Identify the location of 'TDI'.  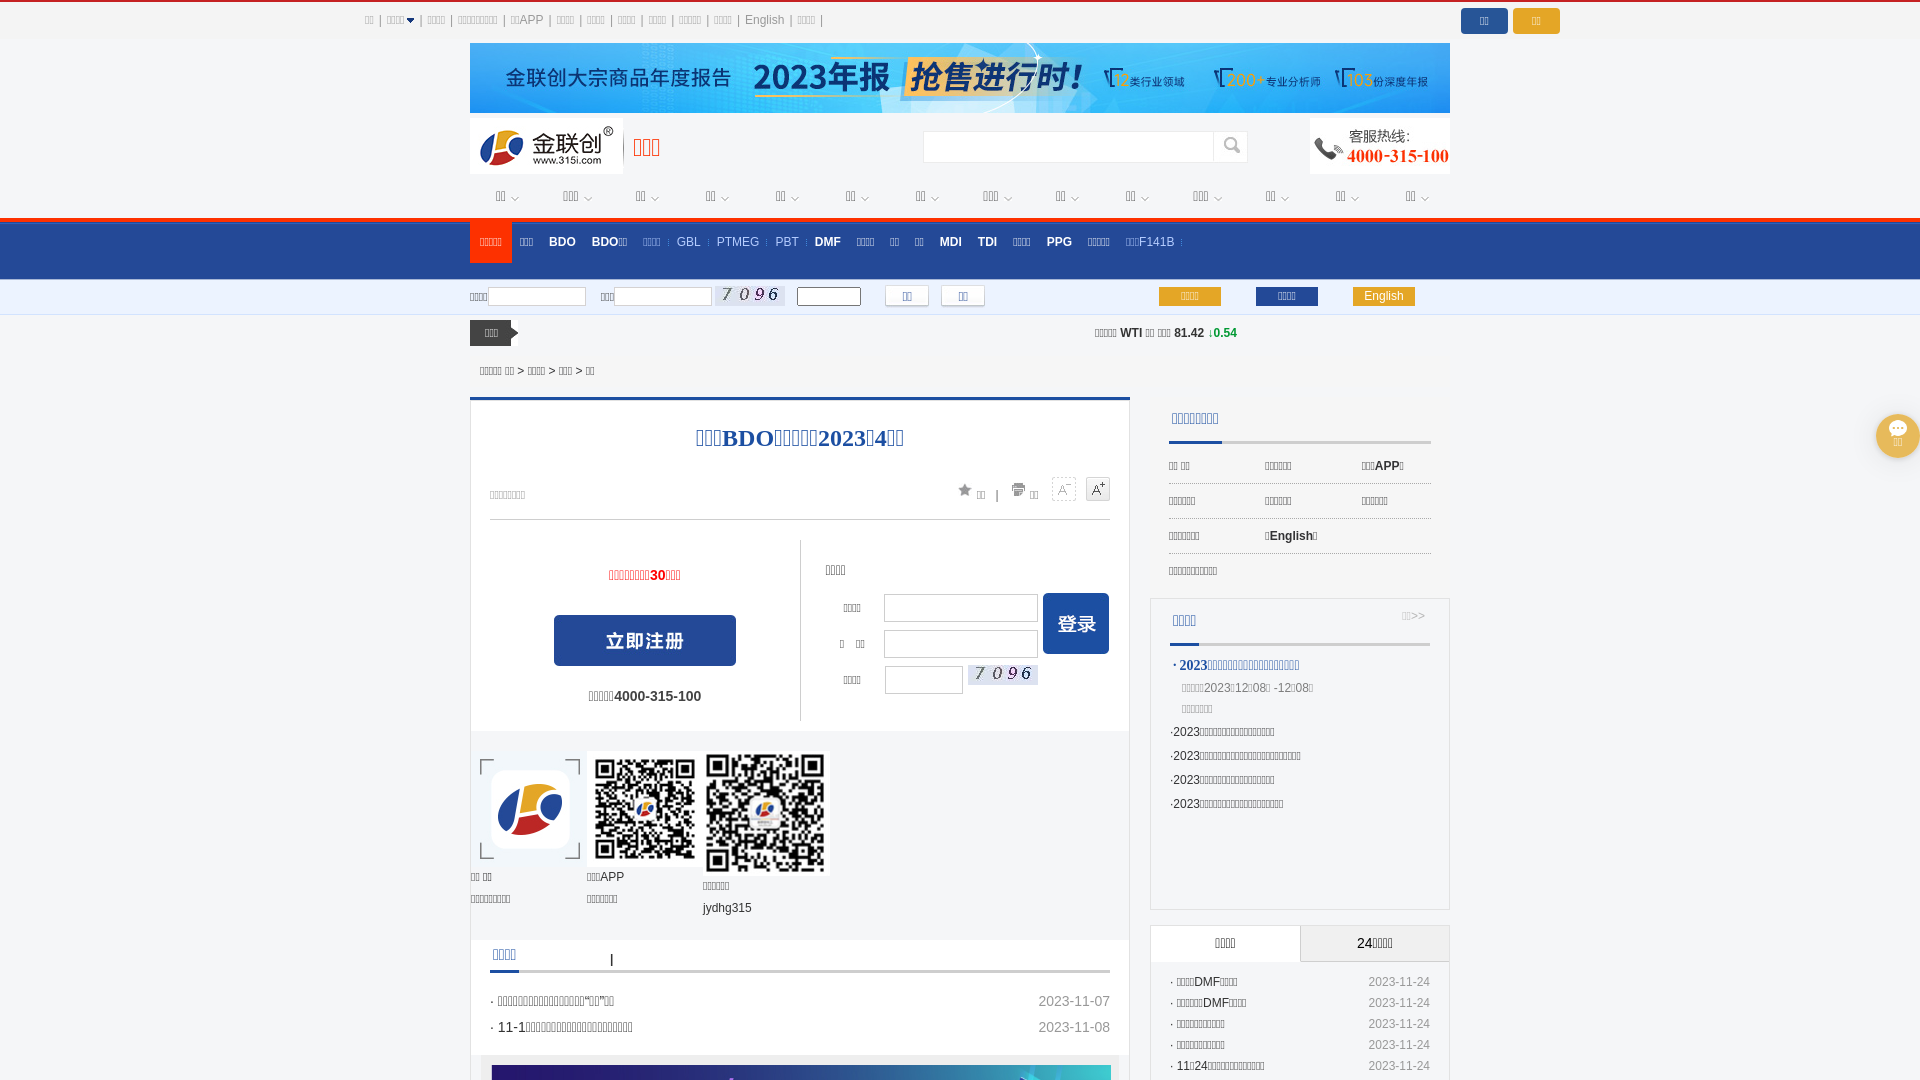
(987, 241).